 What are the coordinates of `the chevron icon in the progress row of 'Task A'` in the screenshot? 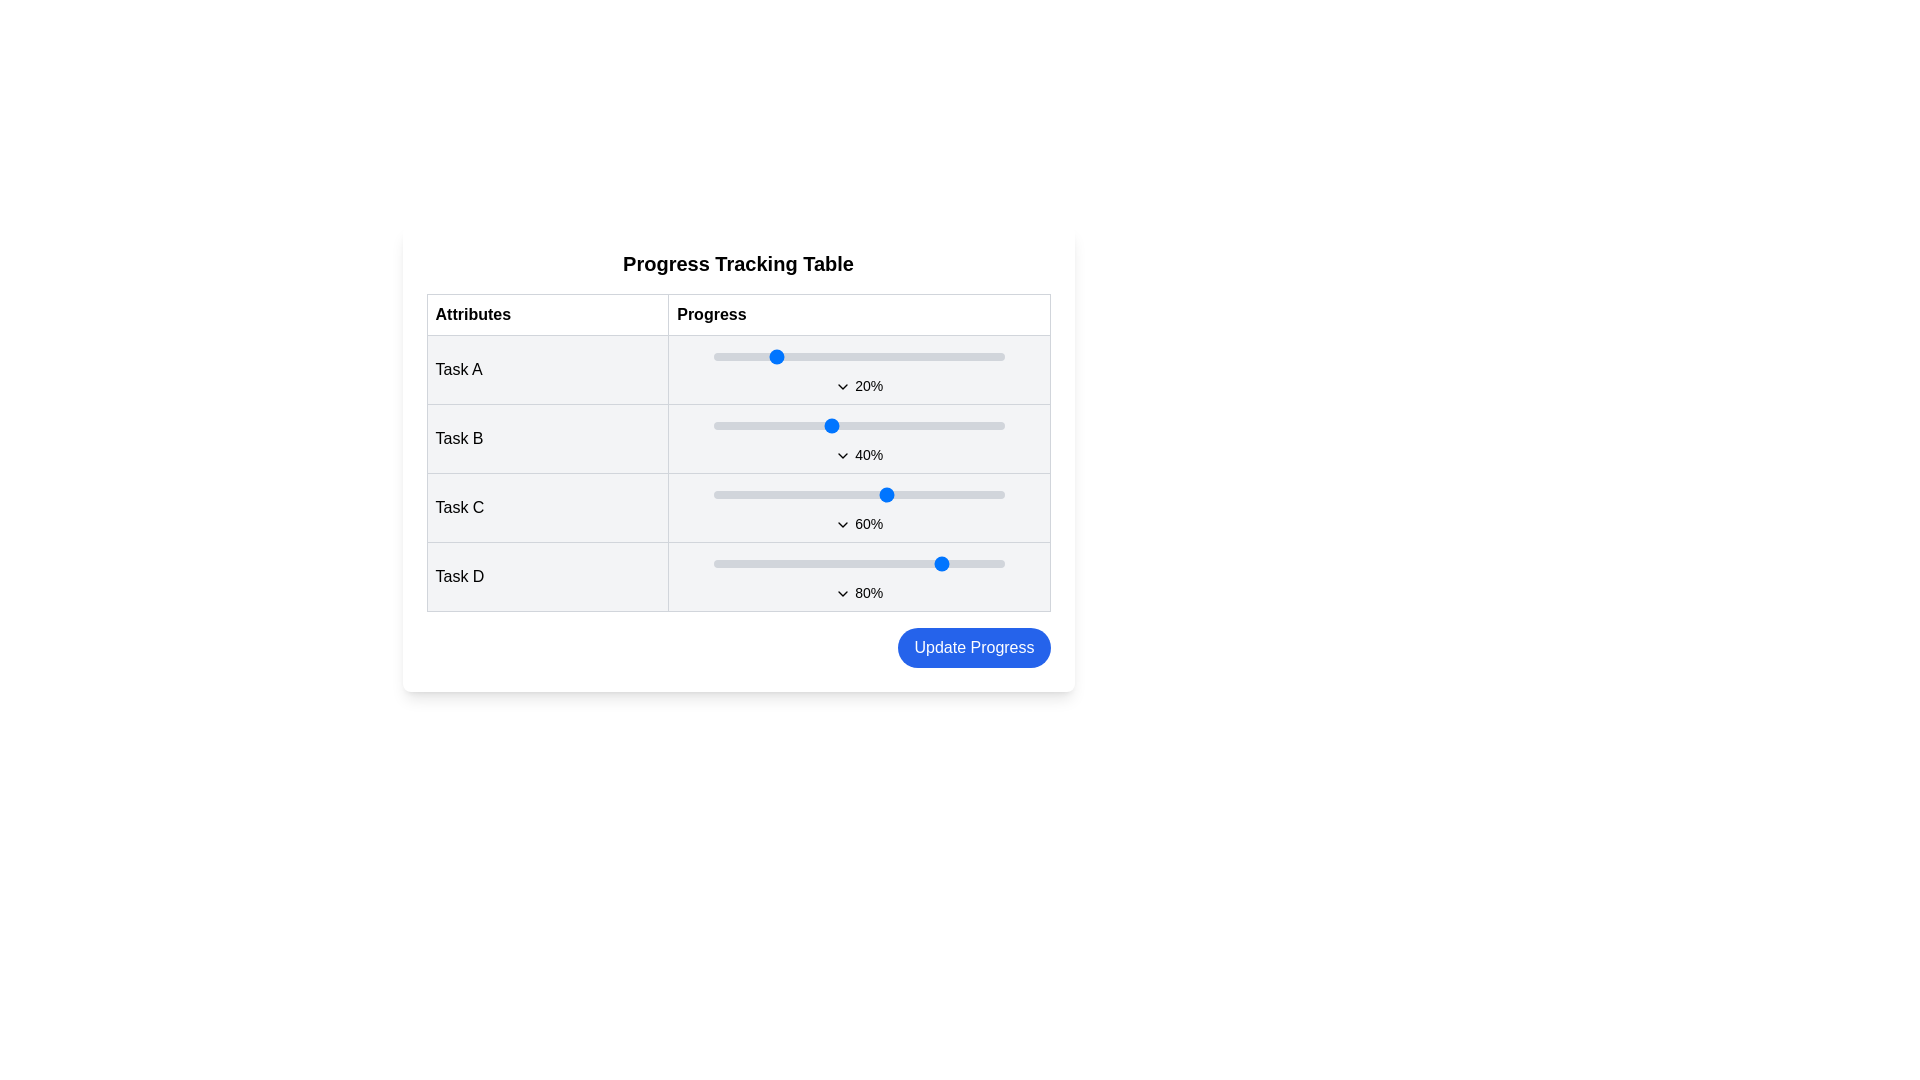 It's located at (843, 387).